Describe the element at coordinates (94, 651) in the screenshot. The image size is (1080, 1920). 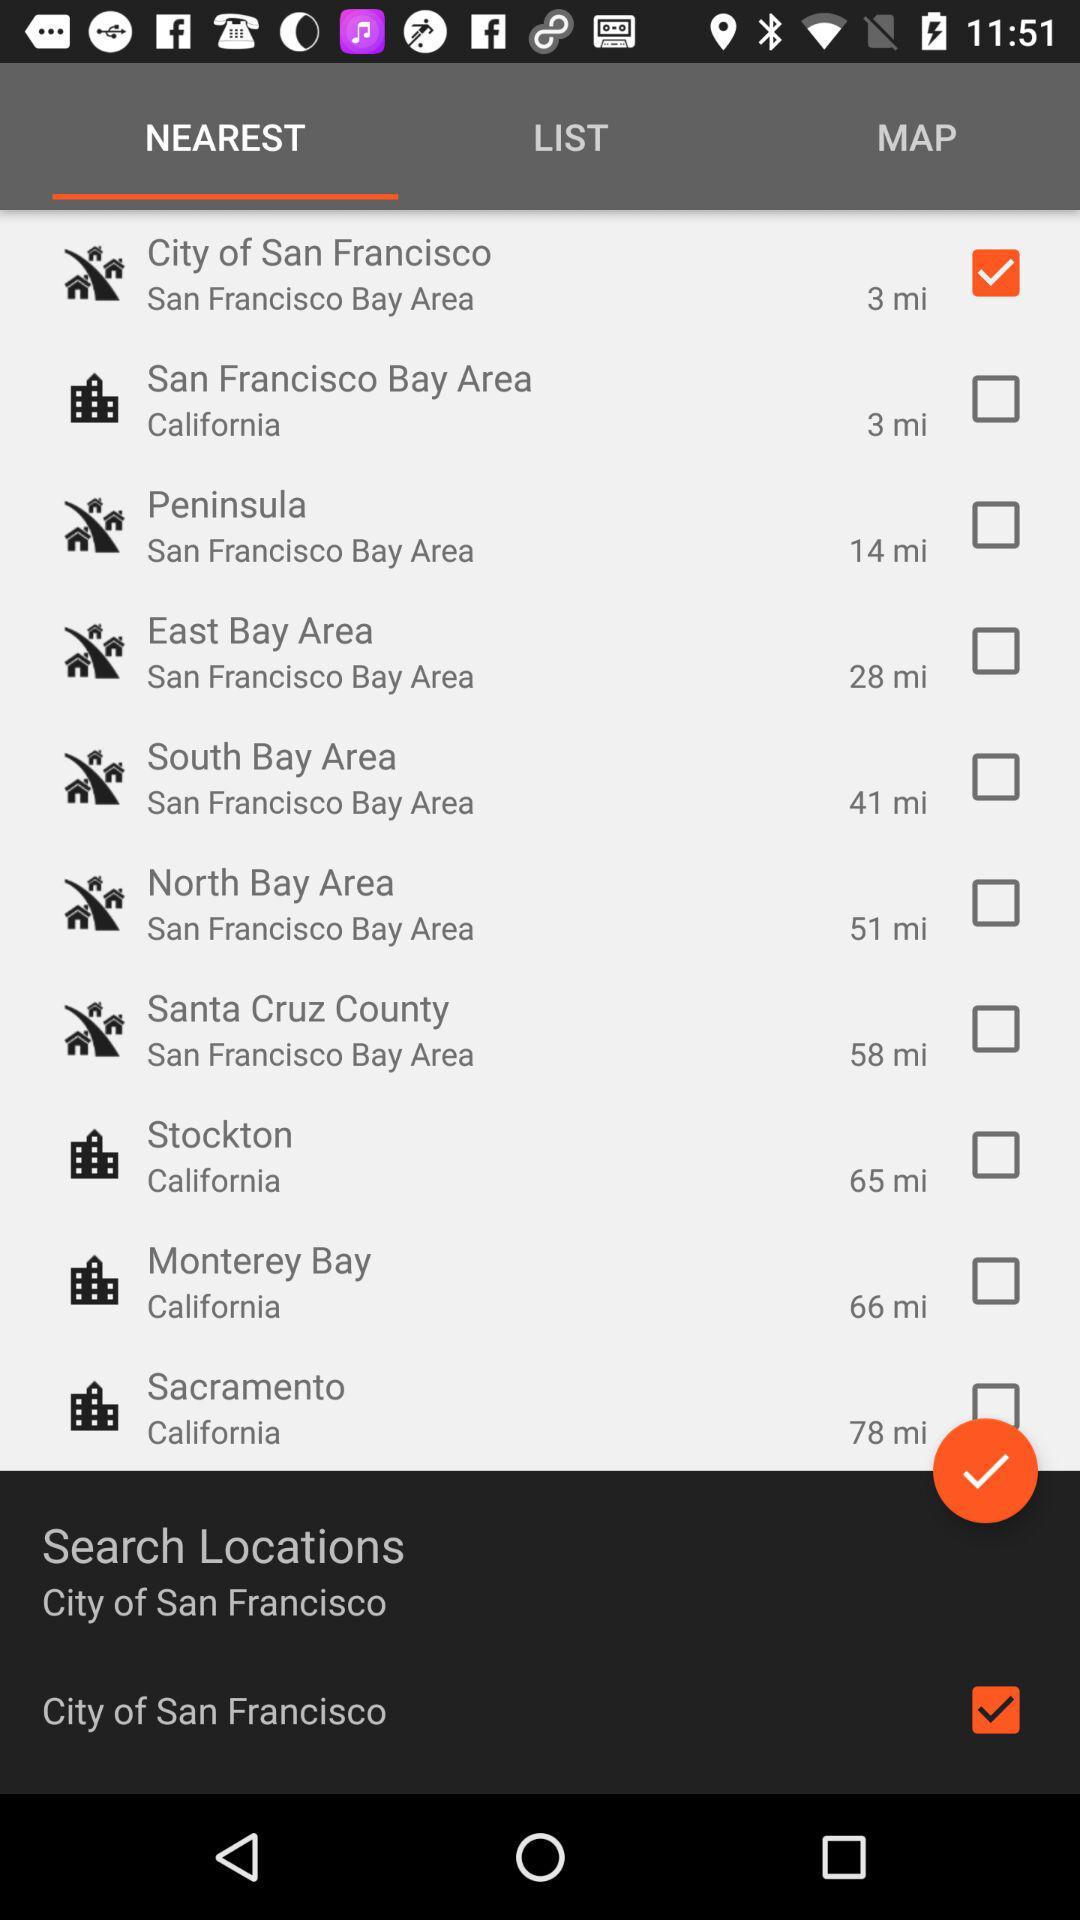
I see `the icon which is in 4th place from the top` at that location.